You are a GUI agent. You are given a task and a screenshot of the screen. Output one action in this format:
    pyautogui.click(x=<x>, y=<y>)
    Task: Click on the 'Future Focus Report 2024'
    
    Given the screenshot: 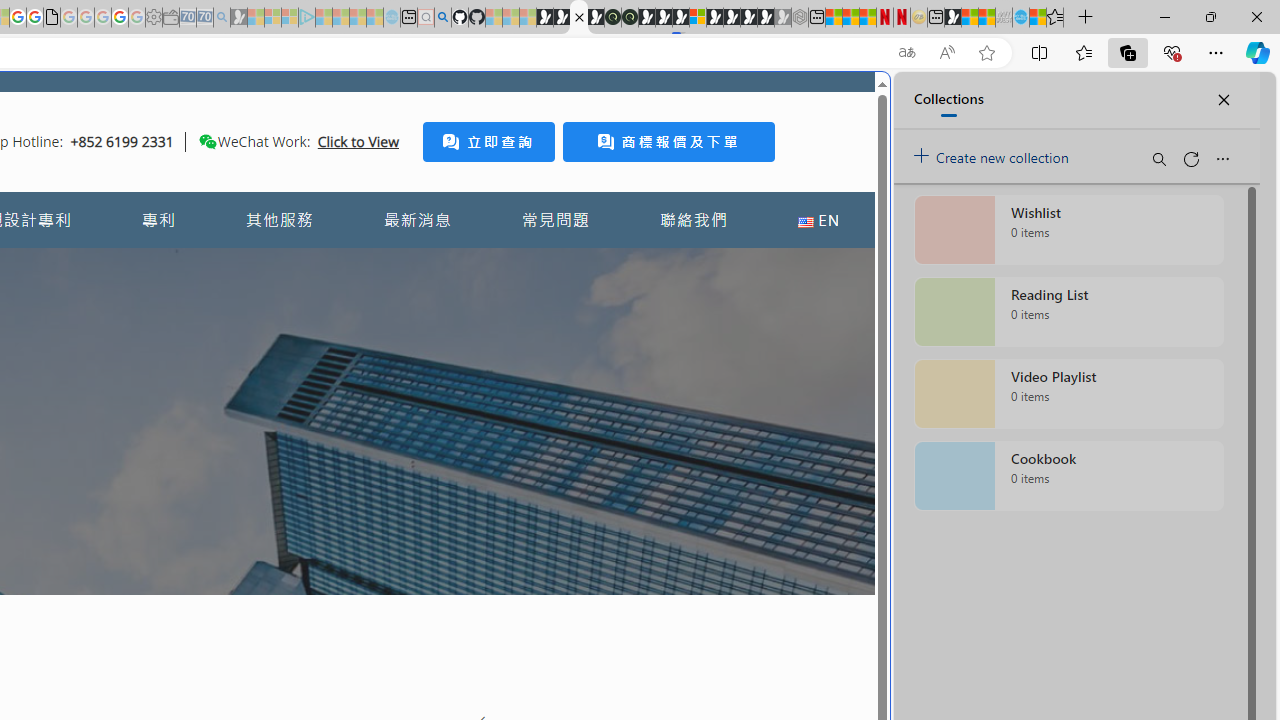 What is the action you would take?
    pyautogui.click(x=628, y=17)
    